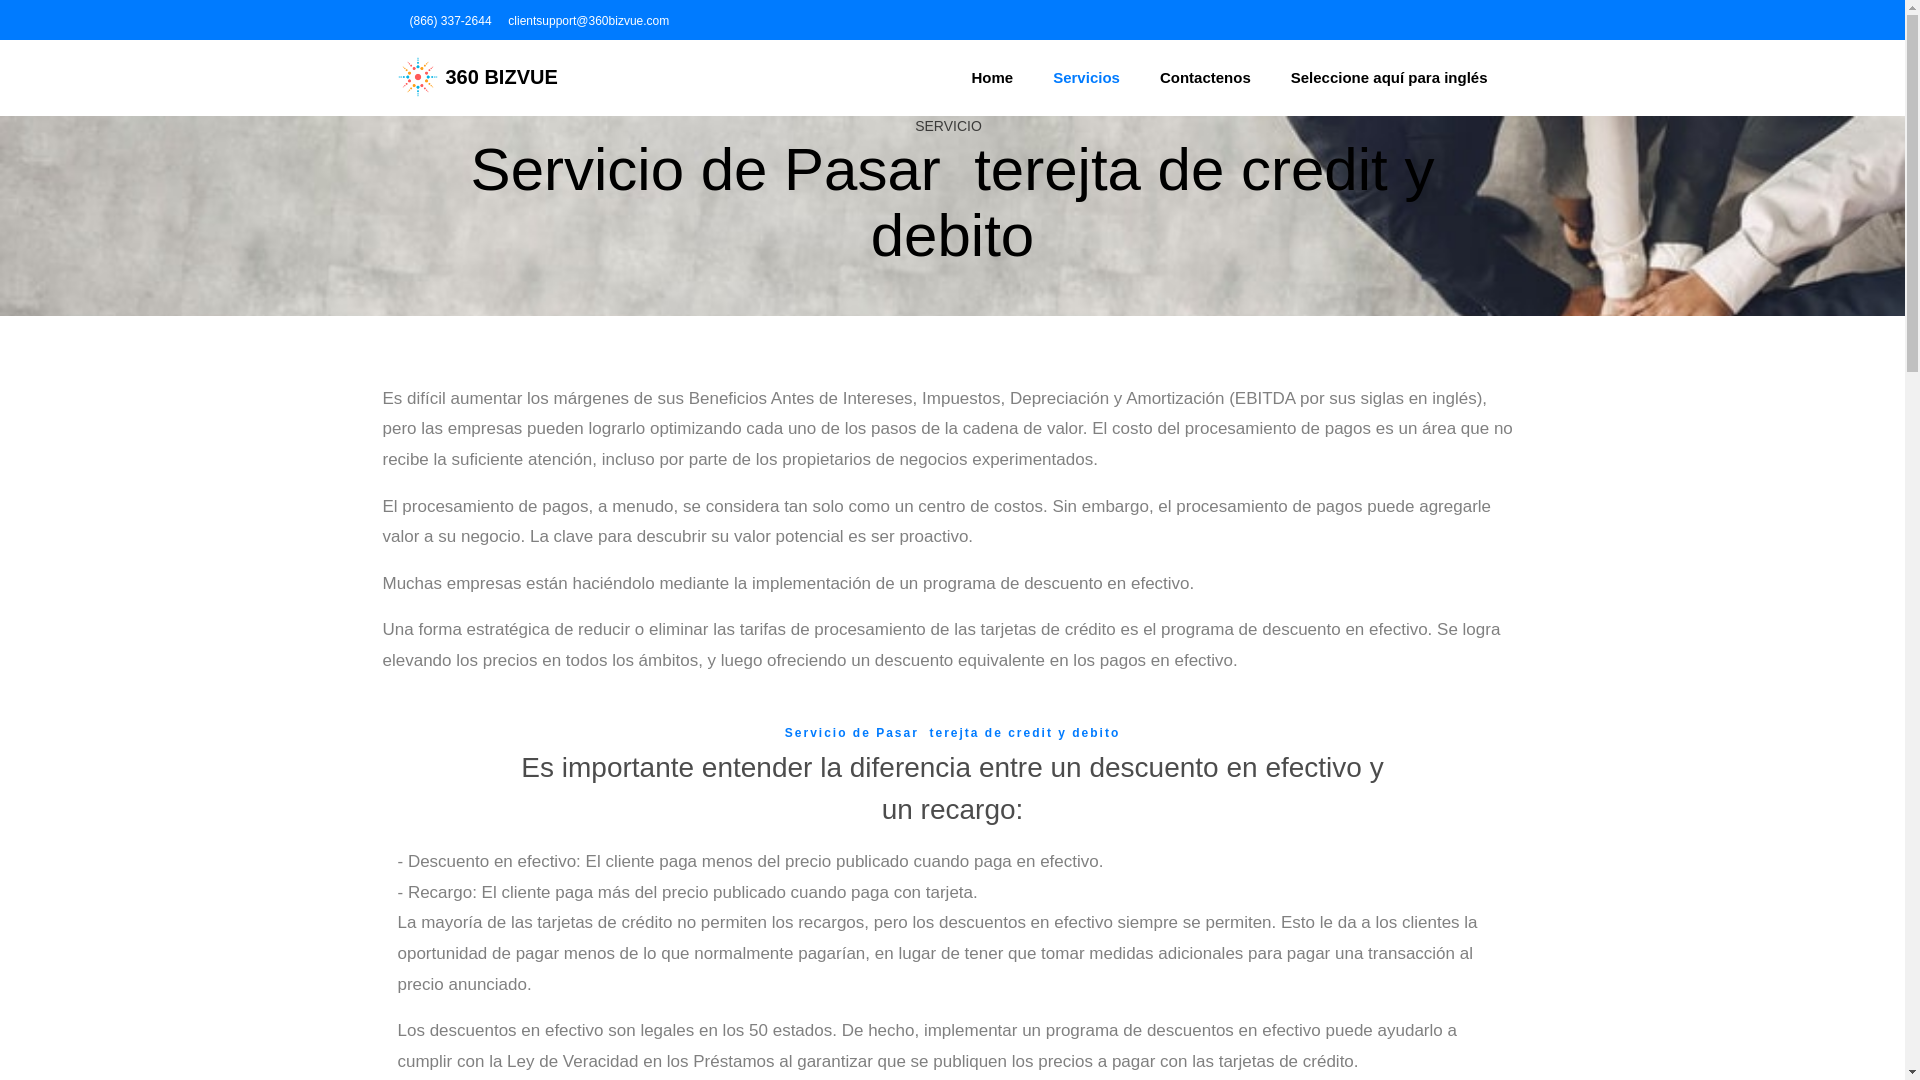  I want to click on 'clientsupport@360bizvue.com', so click(585, 20).